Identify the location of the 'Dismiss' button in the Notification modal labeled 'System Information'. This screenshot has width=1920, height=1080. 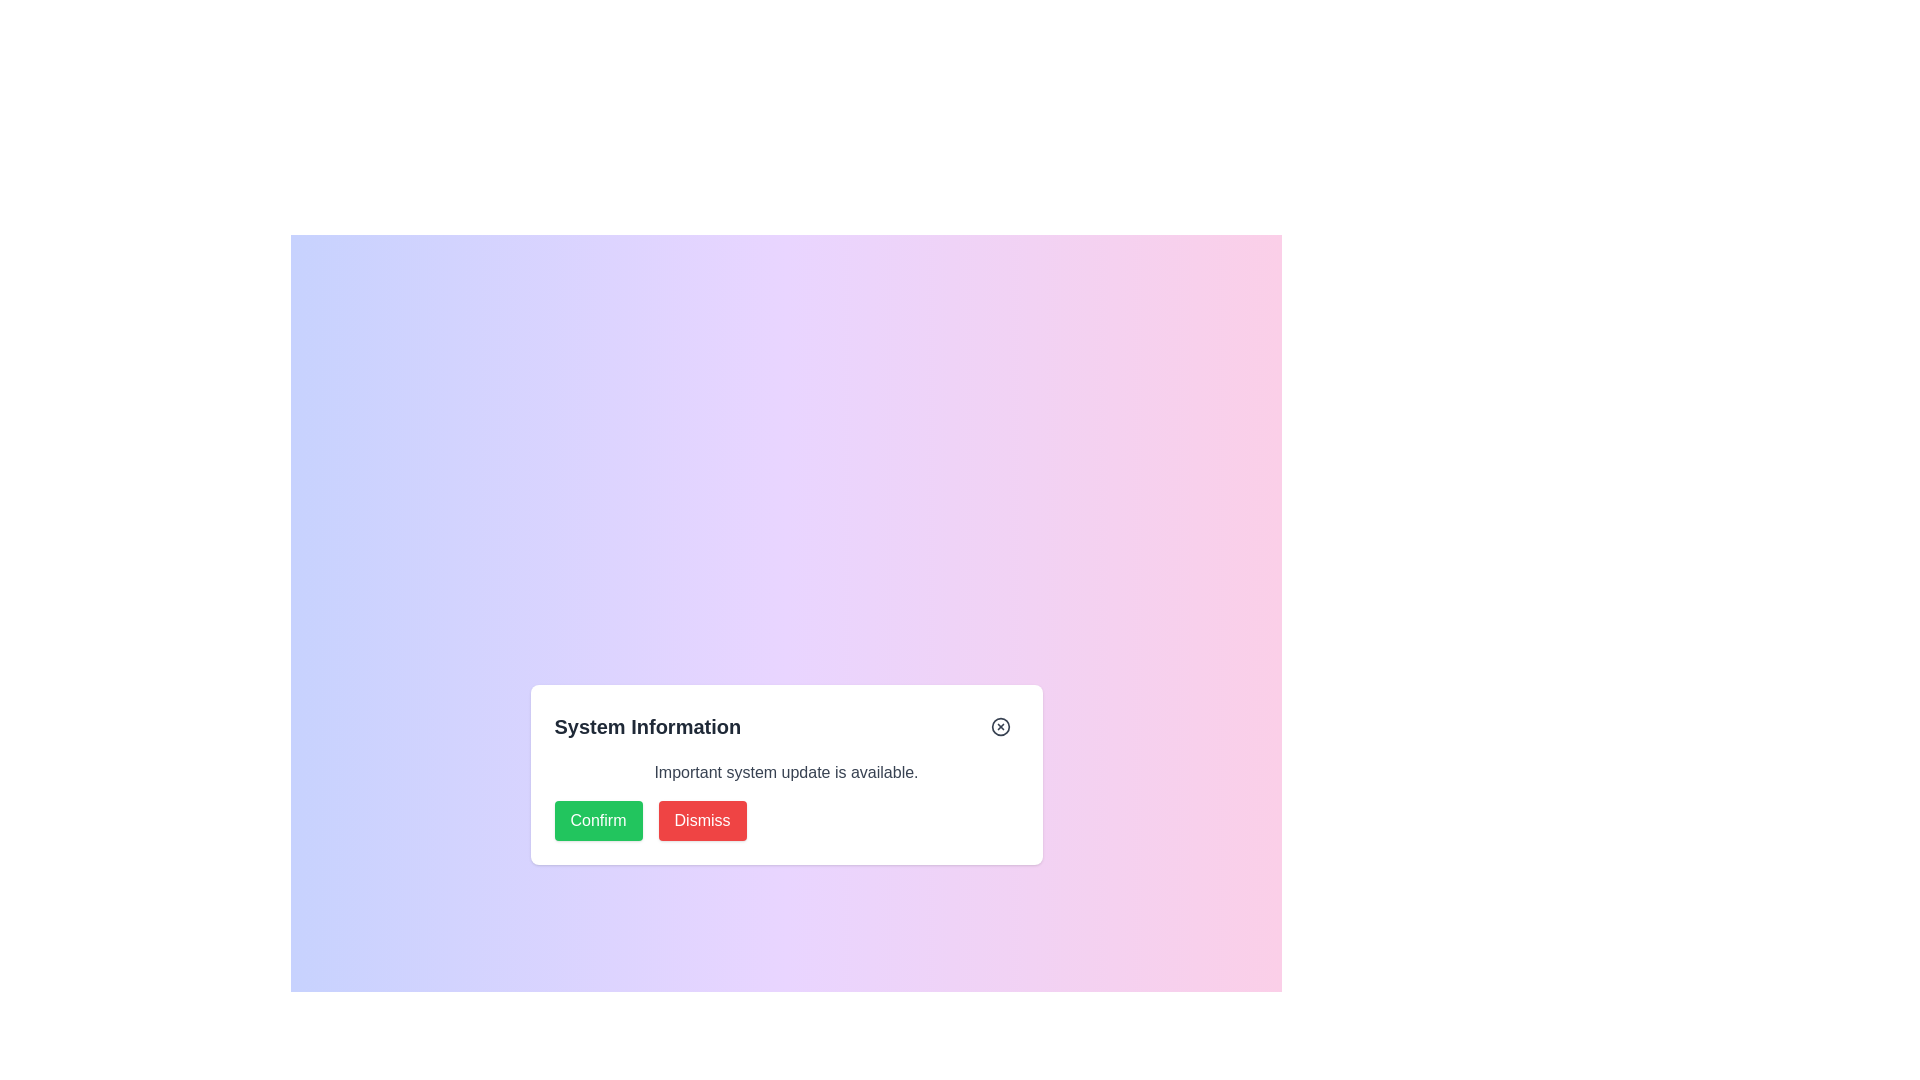
(785, 800).